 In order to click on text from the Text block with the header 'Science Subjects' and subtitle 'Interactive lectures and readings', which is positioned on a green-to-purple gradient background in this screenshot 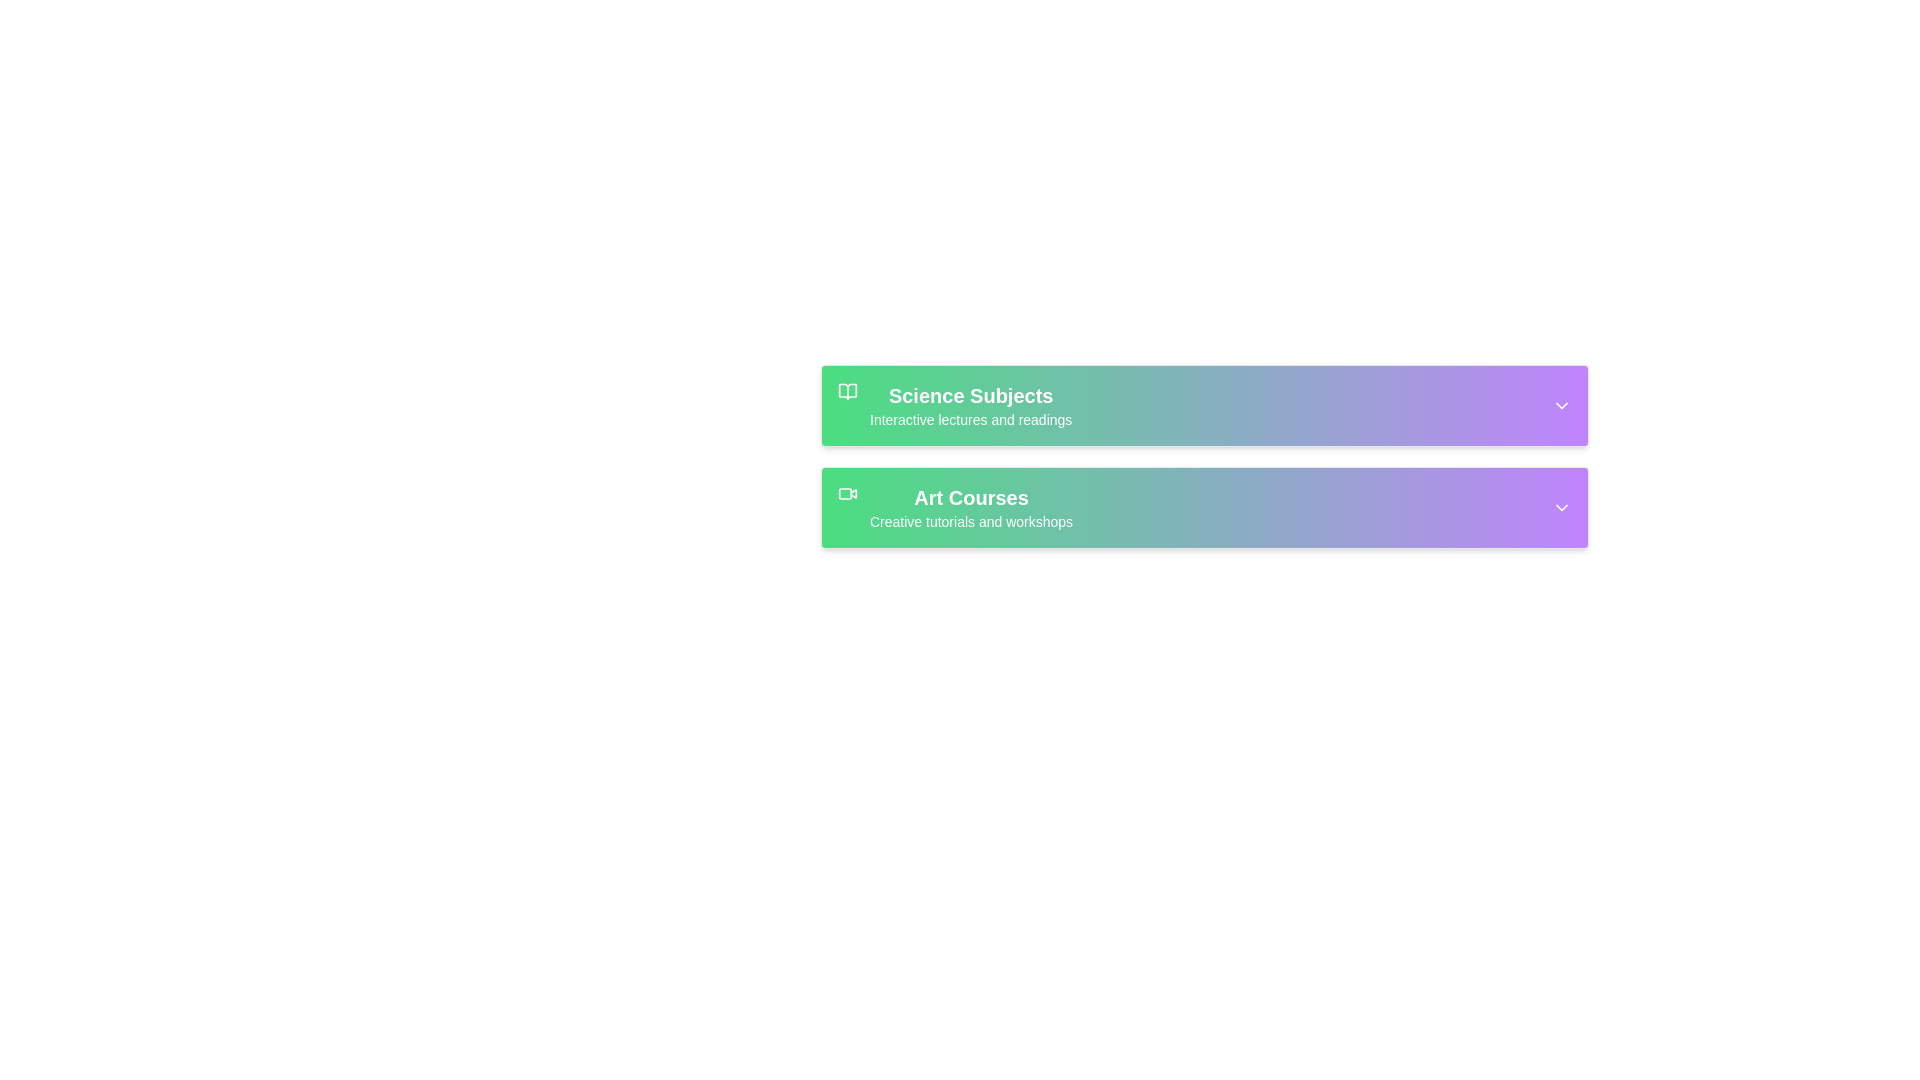, I will do `click(971, 405)`.